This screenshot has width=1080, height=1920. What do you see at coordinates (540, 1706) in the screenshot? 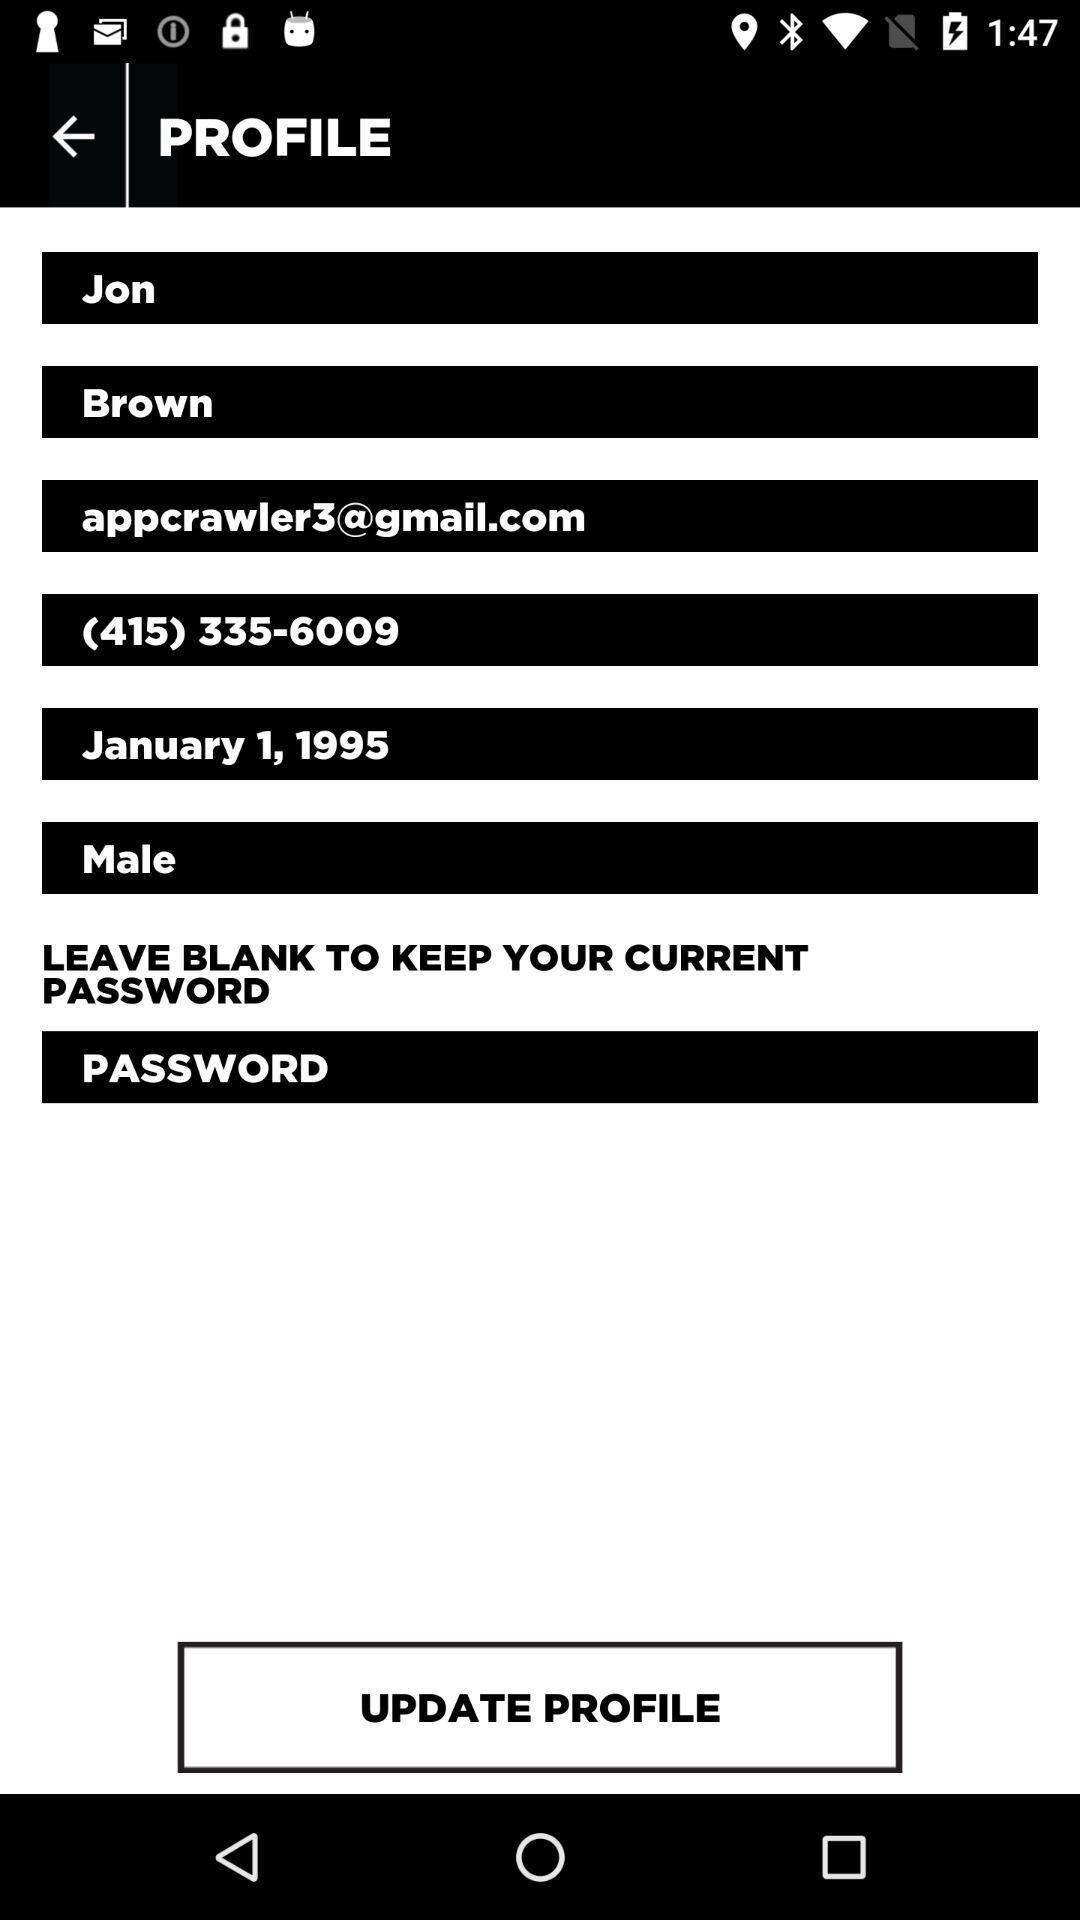
I see `update profile item` at bounding box center [540, 1706].